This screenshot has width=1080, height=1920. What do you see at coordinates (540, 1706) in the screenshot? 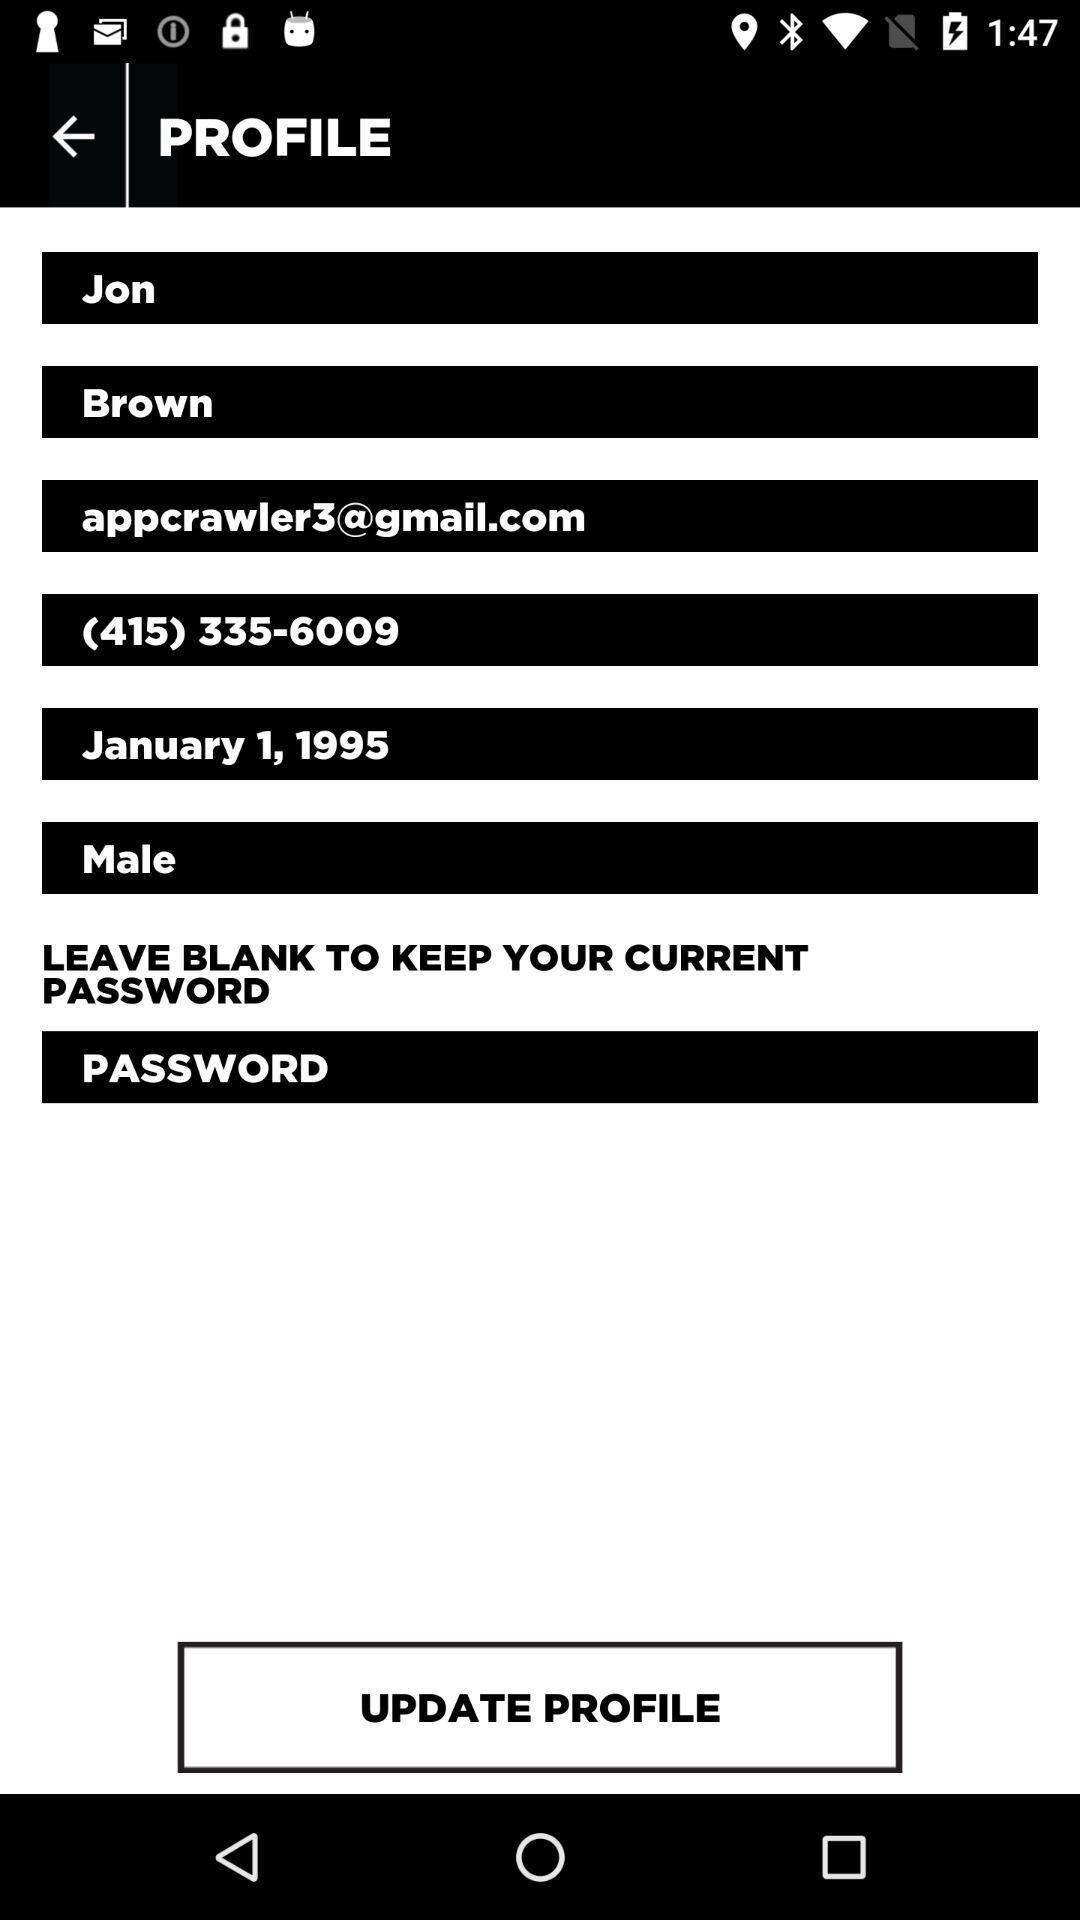
I see `update profile item` at bounding box center [540, 1706].